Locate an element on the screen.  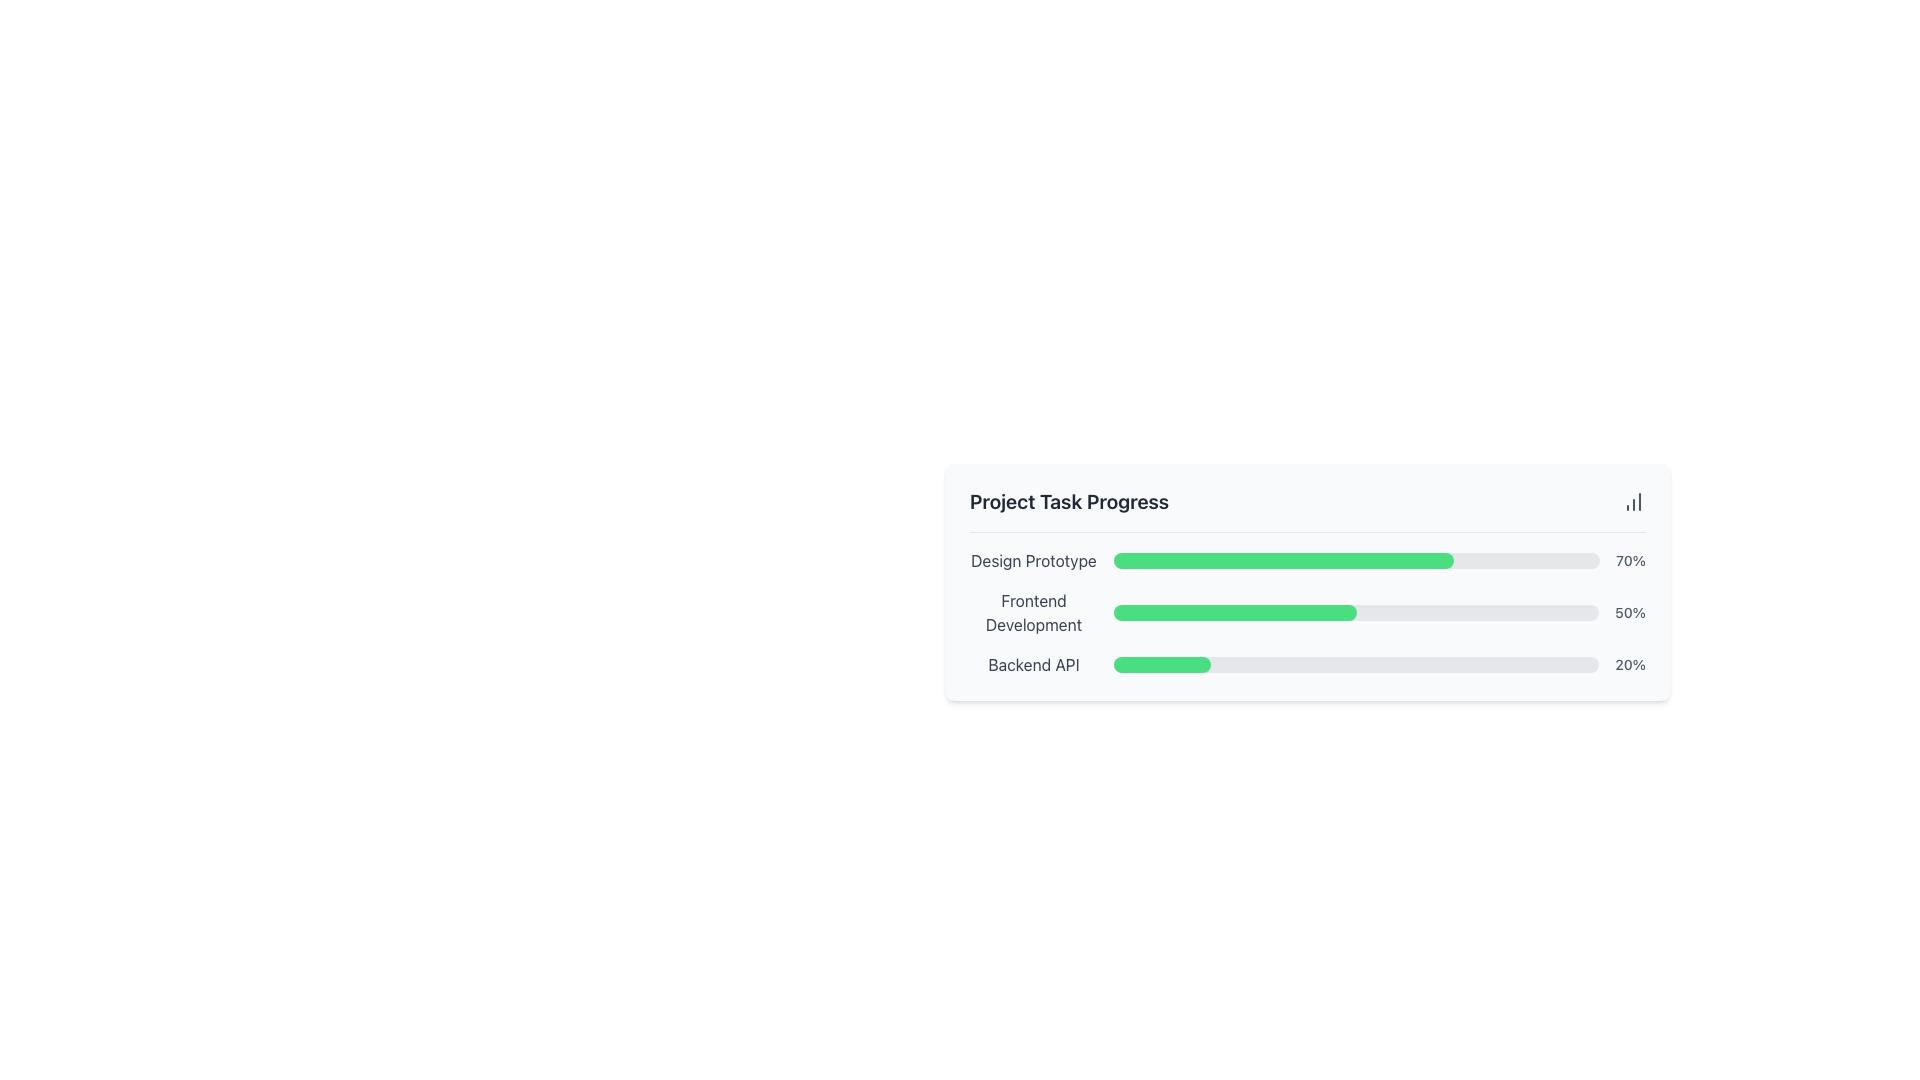
text label indicating the percentage completion of the progress bar for the 'Frontend Development' task is located at coordinates (1630, 612).